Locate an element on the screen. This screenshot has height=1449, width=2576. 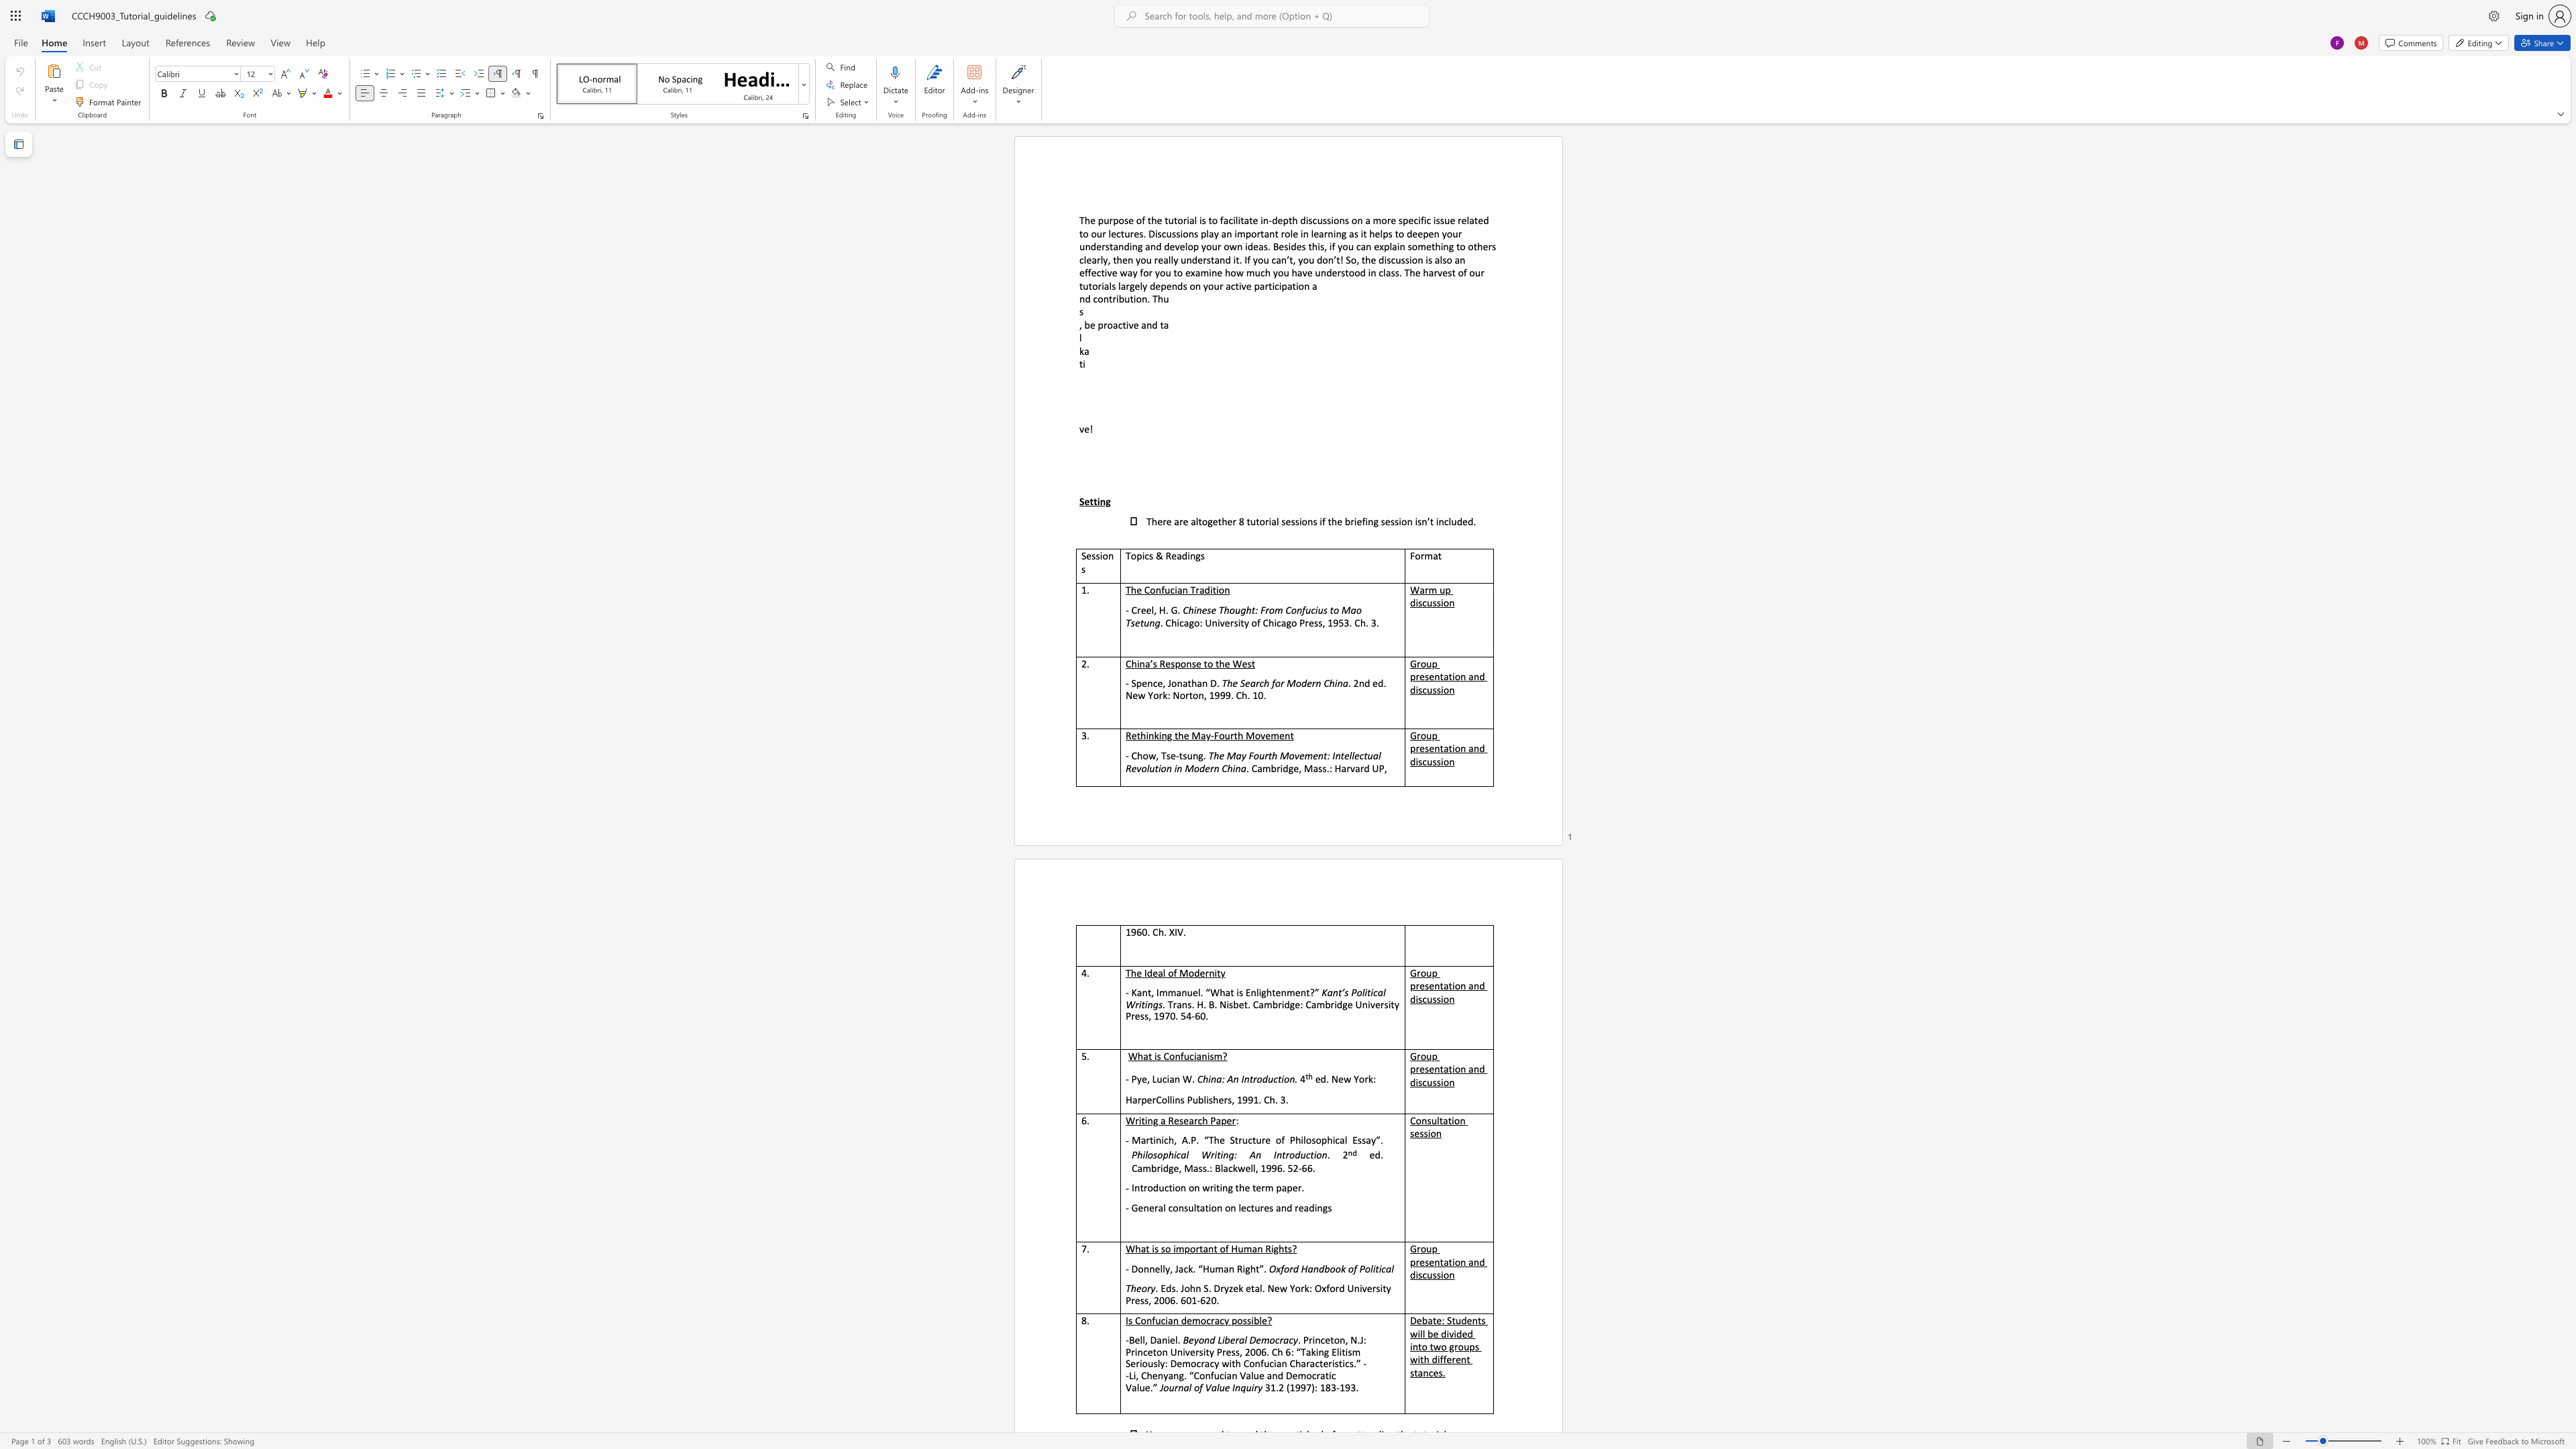
the subset text "on." within the text "China: An Introduction." is located at coordinates (1283, 1079).